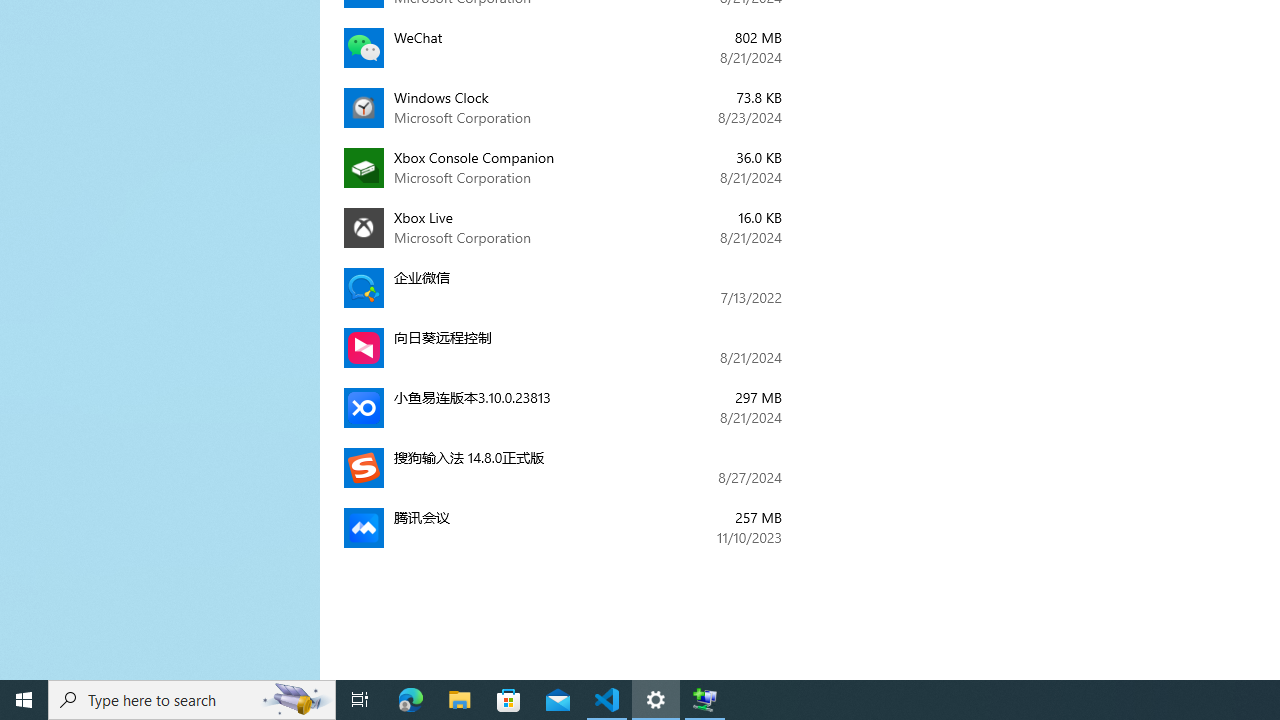 Image resolution: width=1280 pixels, height=720 pixels. What do you see at coordinates (705, 698) in the screenshot?
I see `'Extensible Wizards Host Process - 1 running window'` at bounding box center [705, 698].